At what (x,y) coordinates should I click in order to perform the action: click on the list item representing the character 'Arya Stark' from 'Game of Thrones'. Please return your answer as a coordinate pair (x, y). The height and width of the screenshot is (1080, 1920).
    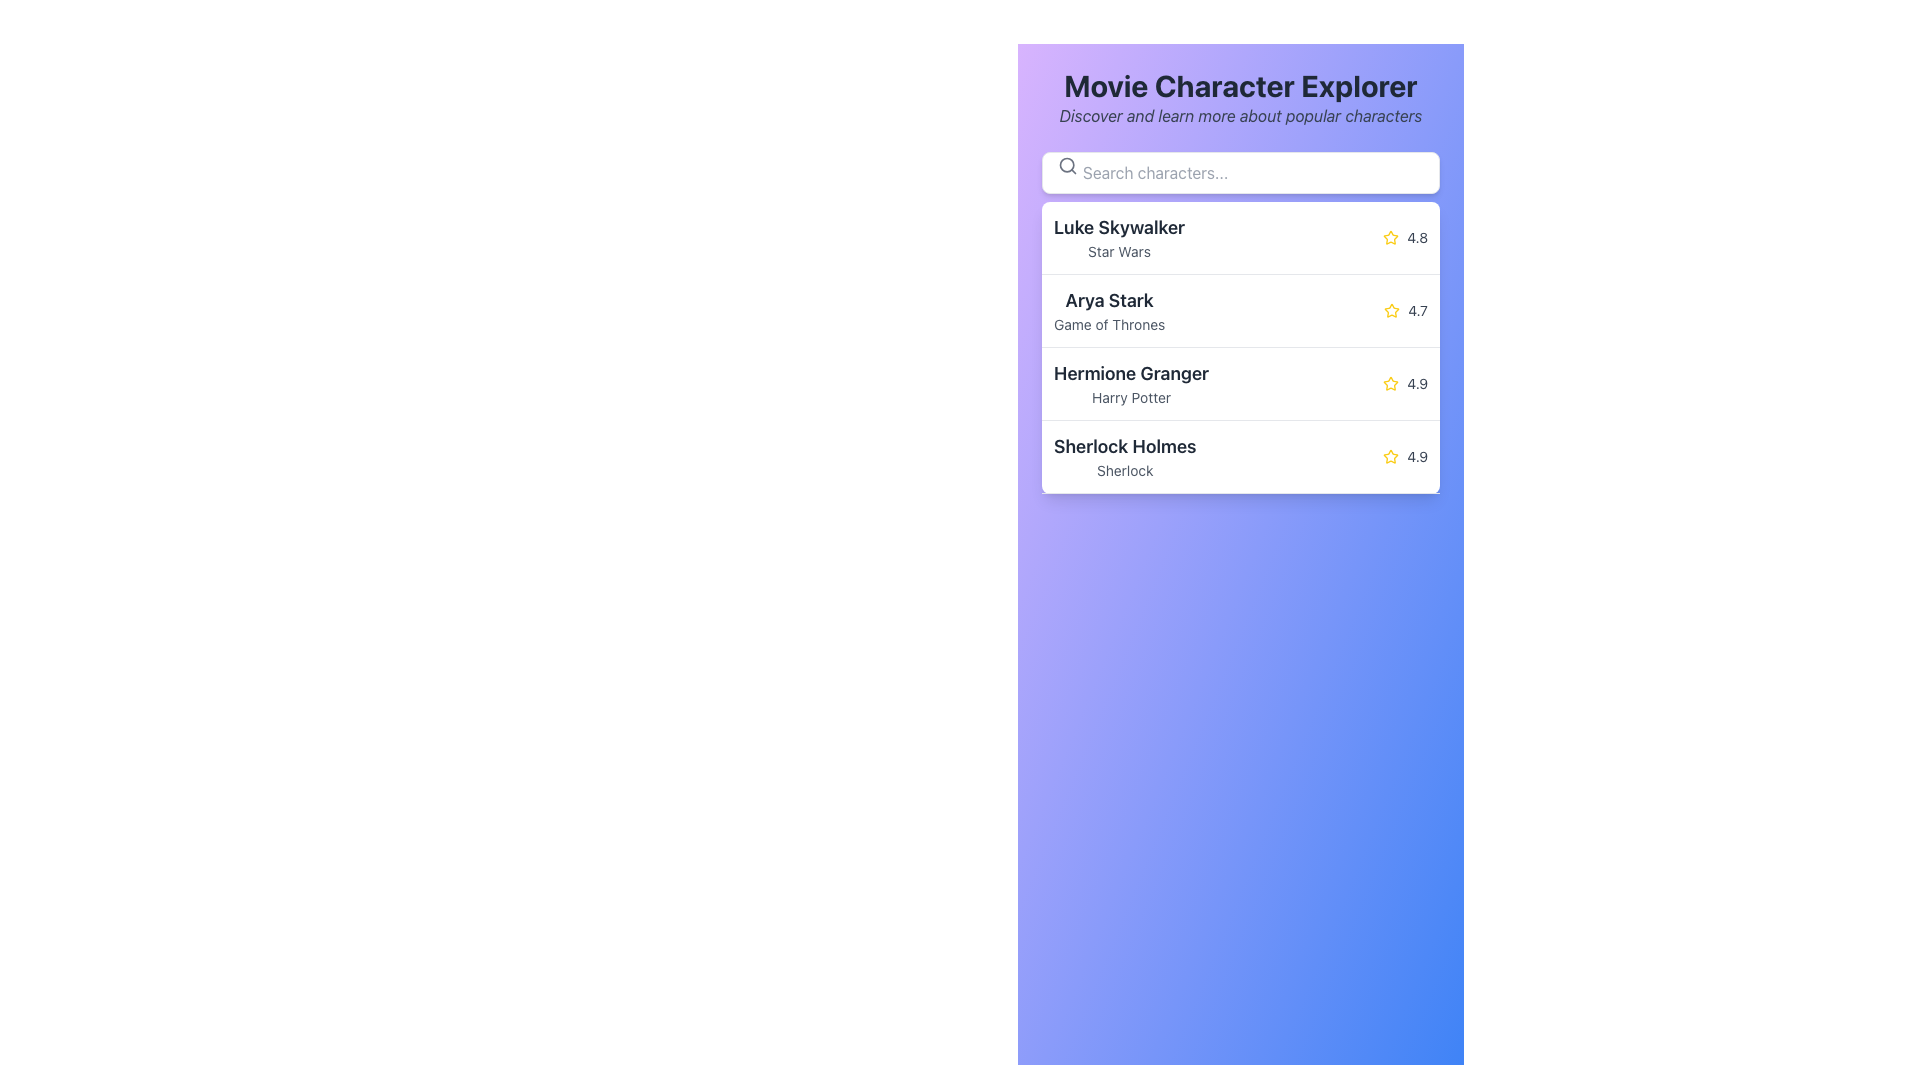
    Looking at the image, I should click on (1240, 311).